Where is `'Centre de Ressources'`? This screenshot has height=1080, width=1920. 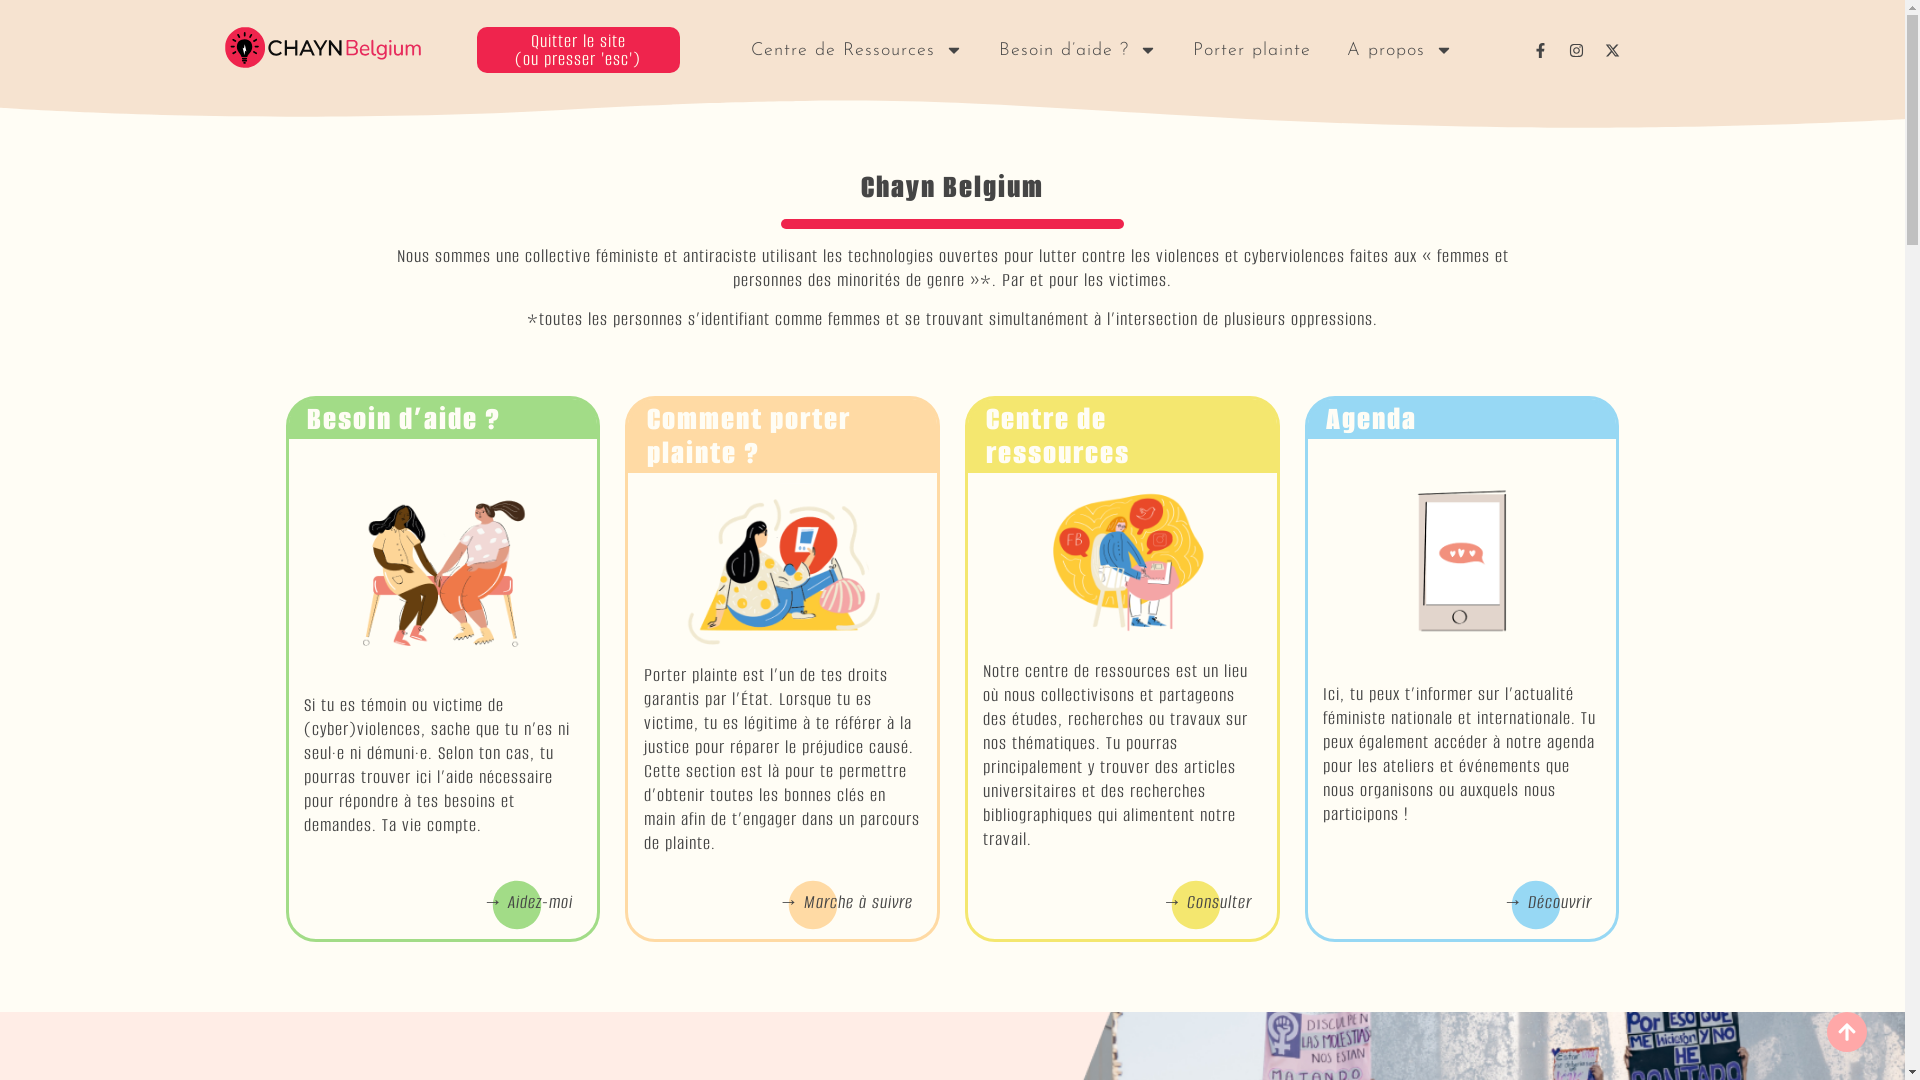 'Centre de Ressources' is located at coordinates (857, 49).